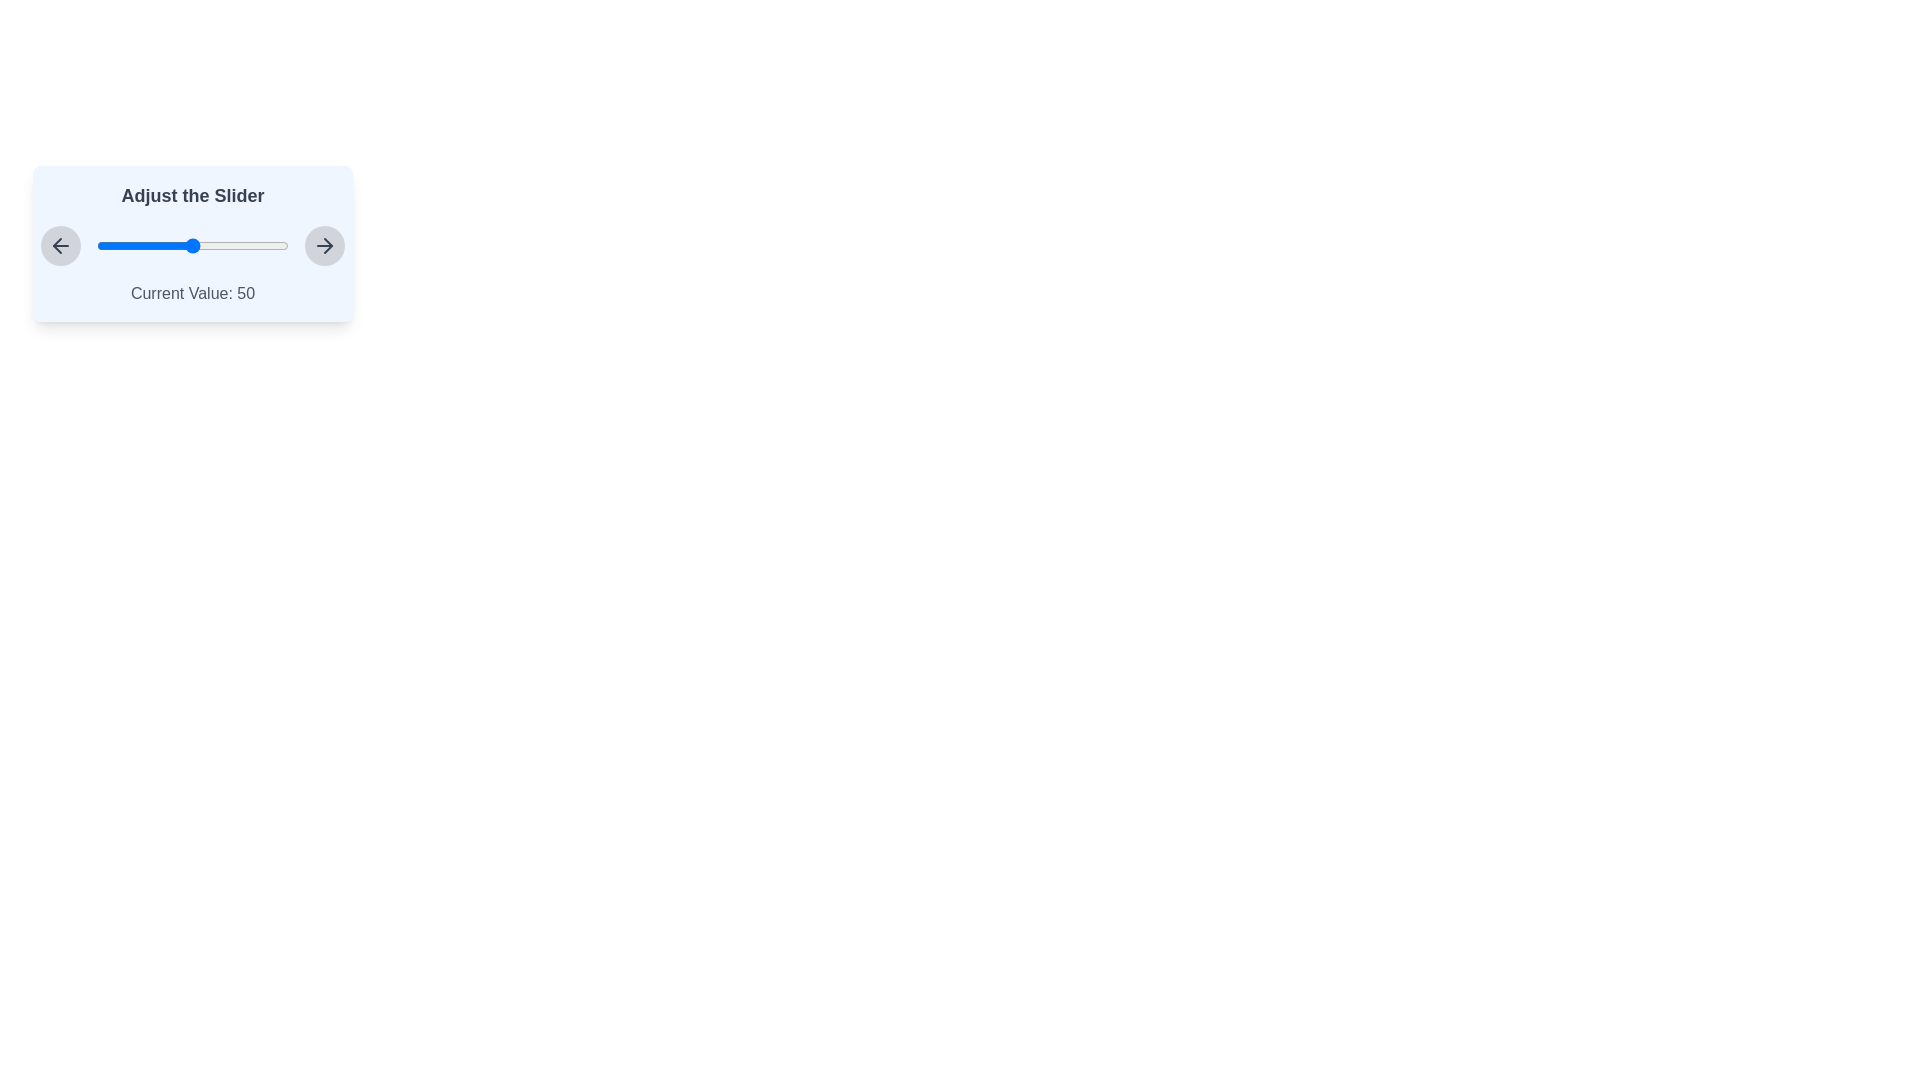 Image resolution: width=1920 pixels, height=1080 pixels. Describe the element at coordinates (325, 245) in the screenshot. I see `the circular button with a gray background and a right-pointing arrow icon` at that location.